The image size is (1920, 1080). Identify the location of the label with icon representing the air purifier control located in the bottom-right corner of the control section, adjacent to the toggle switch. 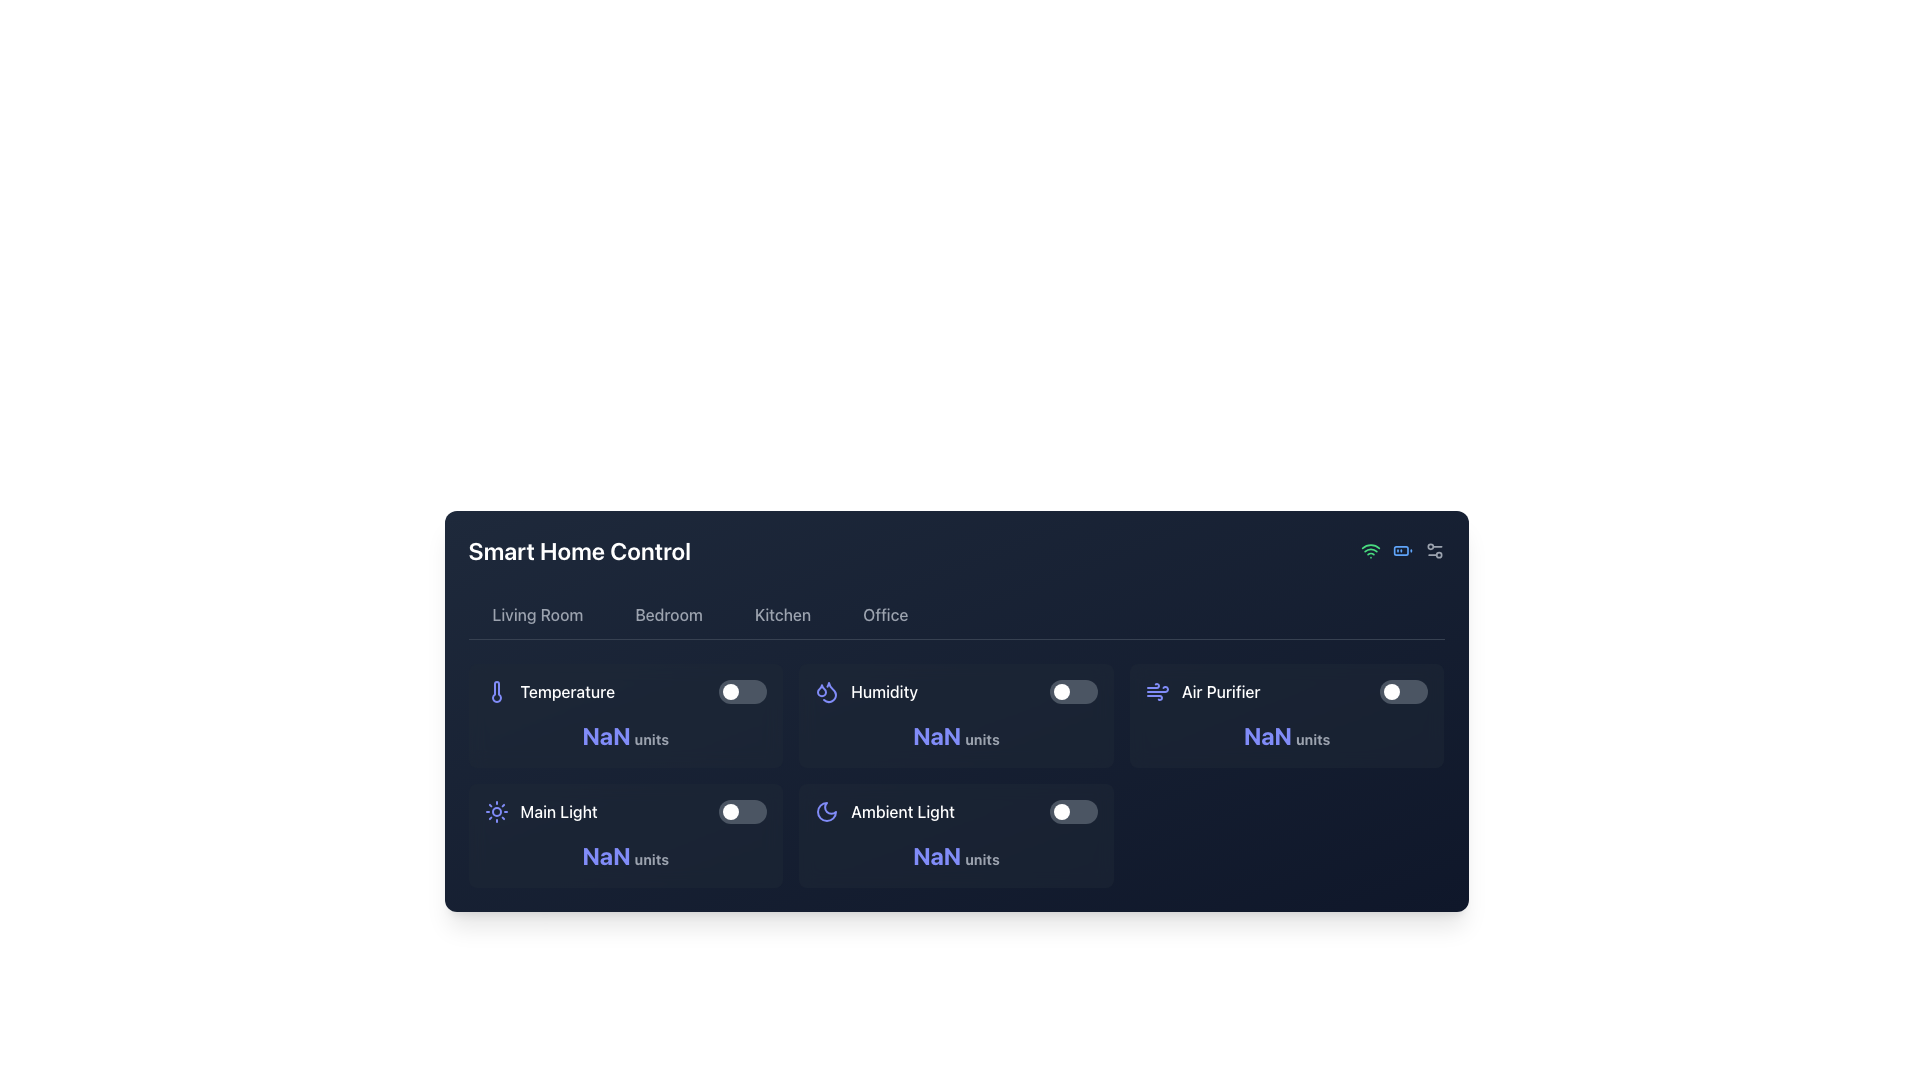
(1202, 690).